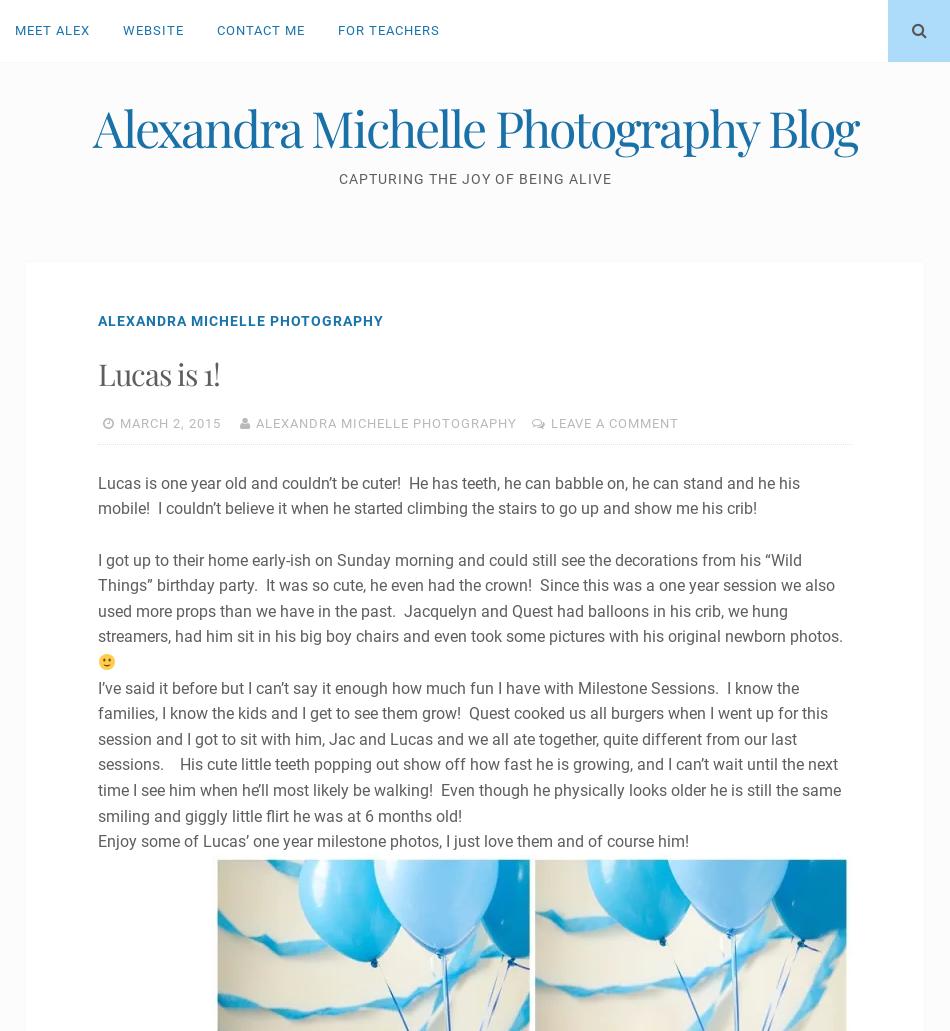 This screenshot has width=950, height=1031. I want to click on 'Lucas is one year old and couldn’t be cuter!  He has teeth, he can babble on, he can stand and he his mobile!  I couldn’t believe it when he started climbing the stairs to go up and show me his crib!', so click(447, 495).